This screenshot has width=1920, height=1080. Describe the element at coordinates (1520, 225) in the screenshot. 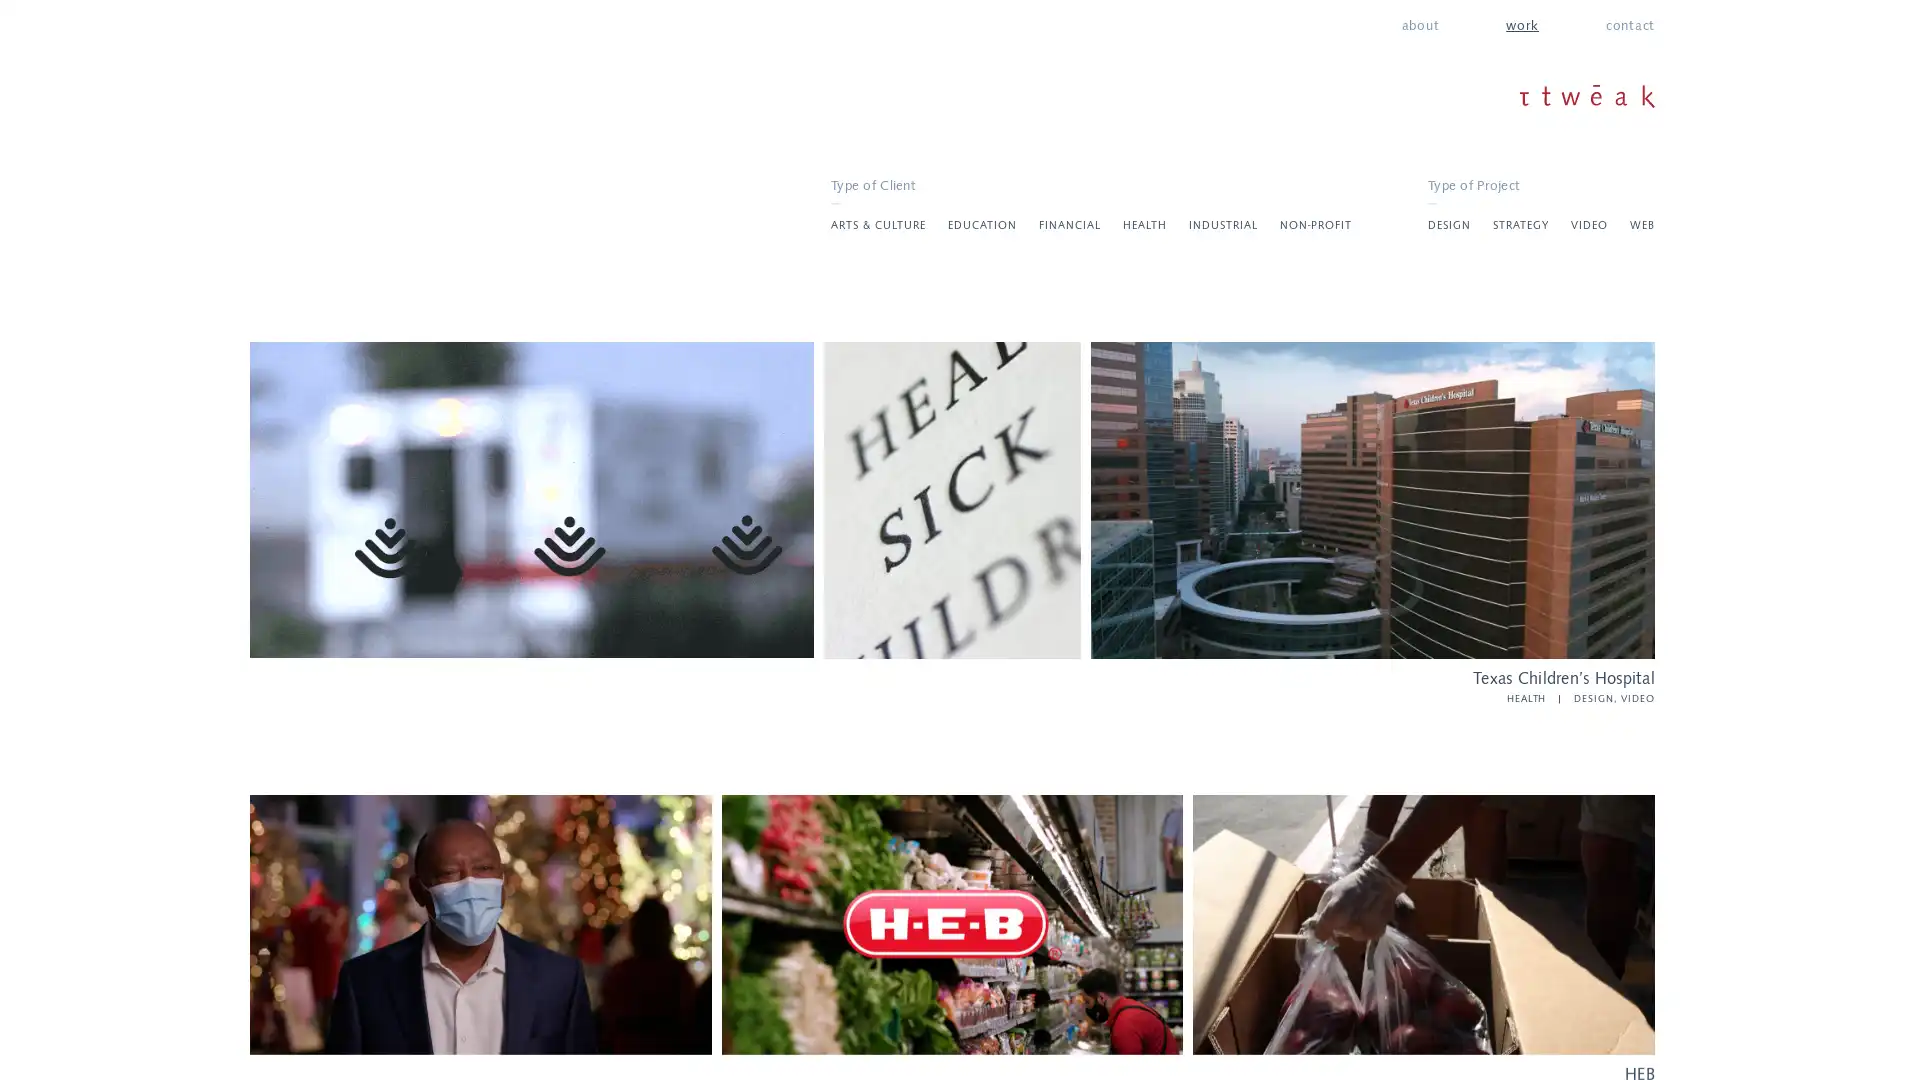

I see `STRATEGY` at that location.